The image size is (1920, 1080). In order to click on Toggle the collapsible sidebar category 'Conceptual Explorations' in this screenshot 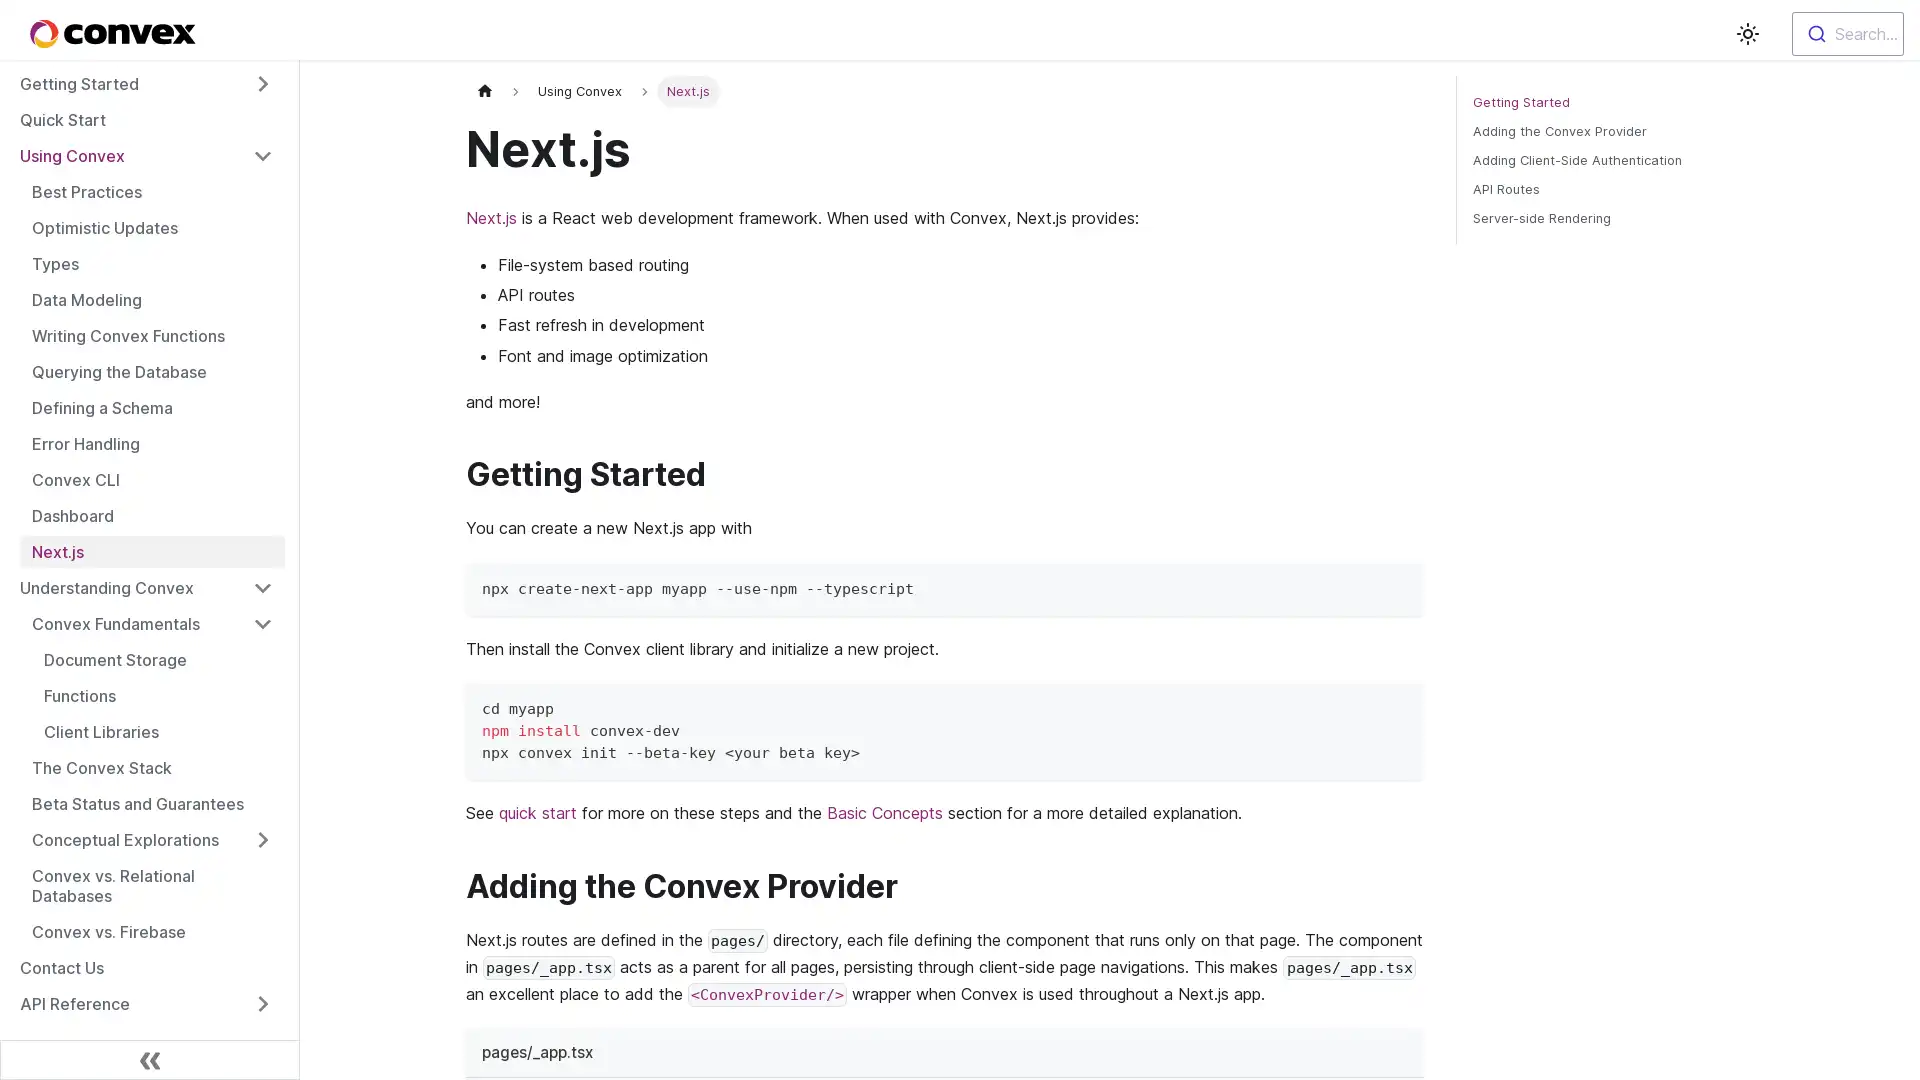, I will do `click(262, 840)`.